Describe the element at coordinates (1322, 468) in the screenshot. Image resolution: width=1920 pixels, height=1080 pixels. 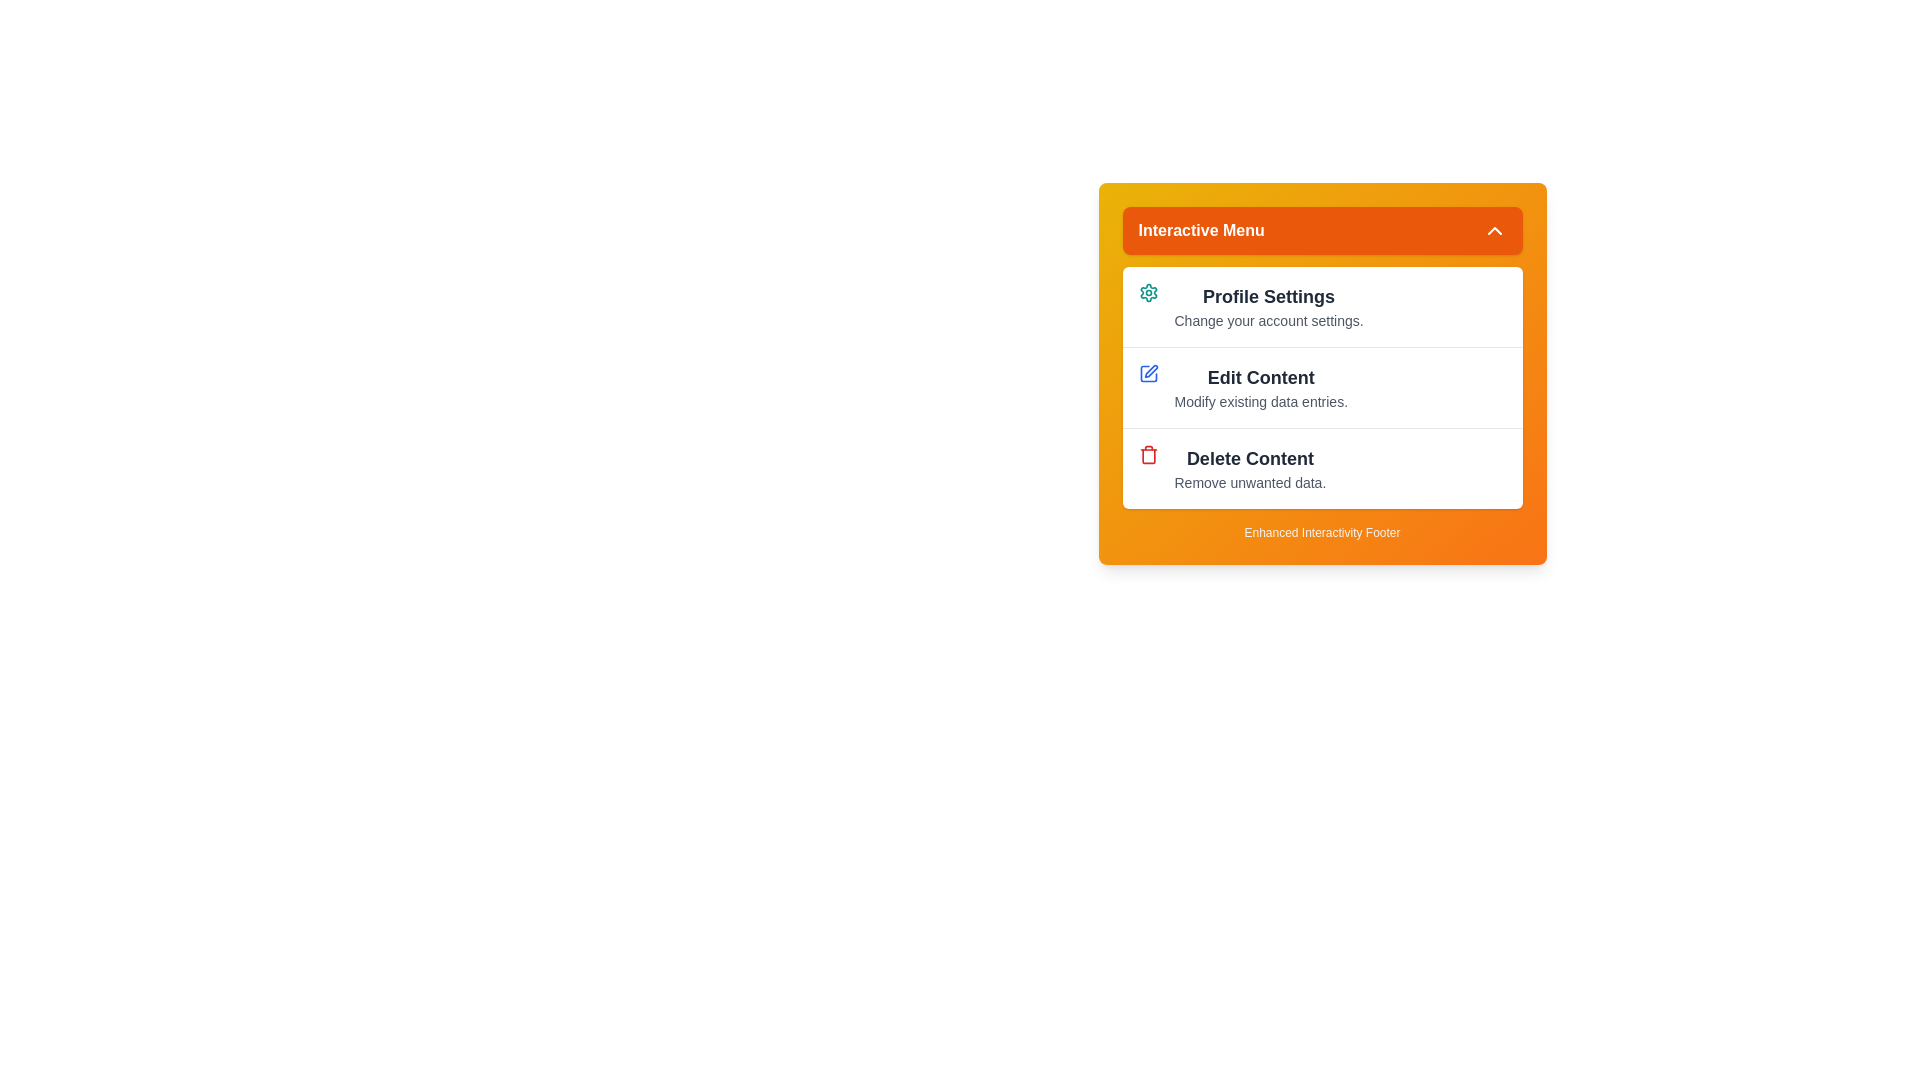
I see `the menu item Delete Content to interact with it` at that location.